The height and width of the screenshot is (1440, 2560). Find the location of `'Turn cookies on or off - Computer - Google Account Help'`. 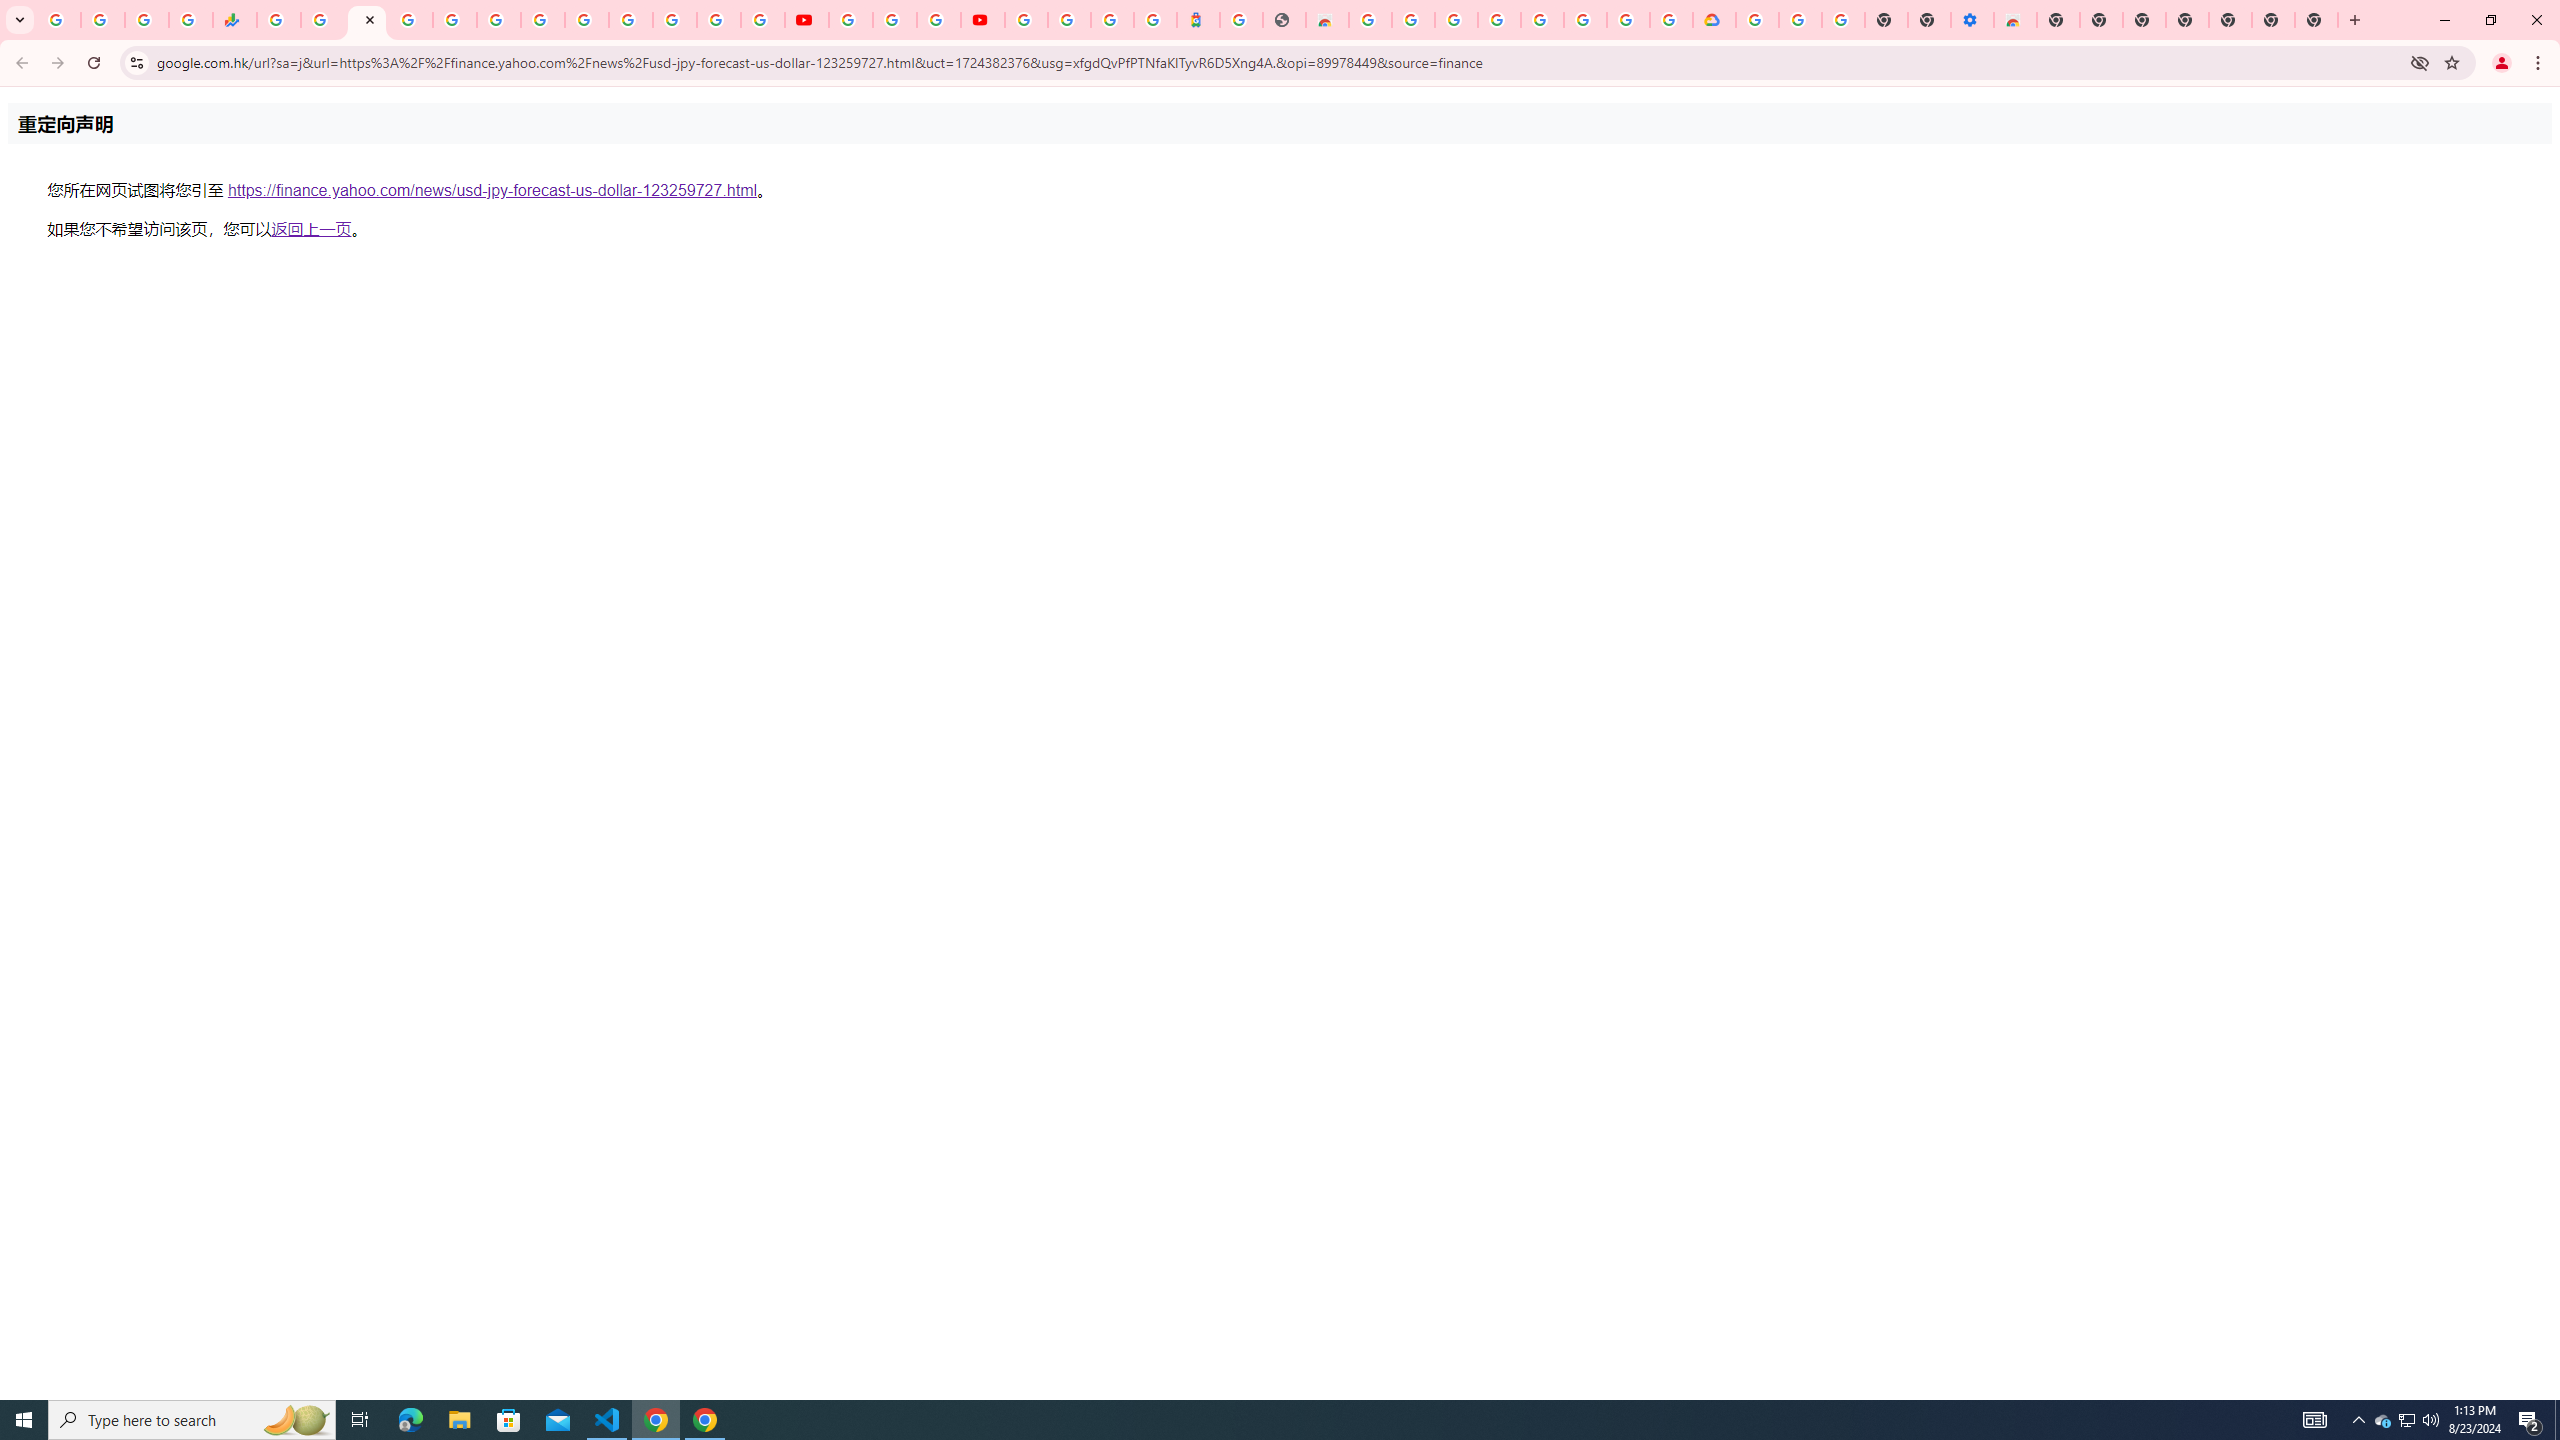

'Turn cookies on or off - Computer - Google Account Help' is located at coordinates (1842, 19).